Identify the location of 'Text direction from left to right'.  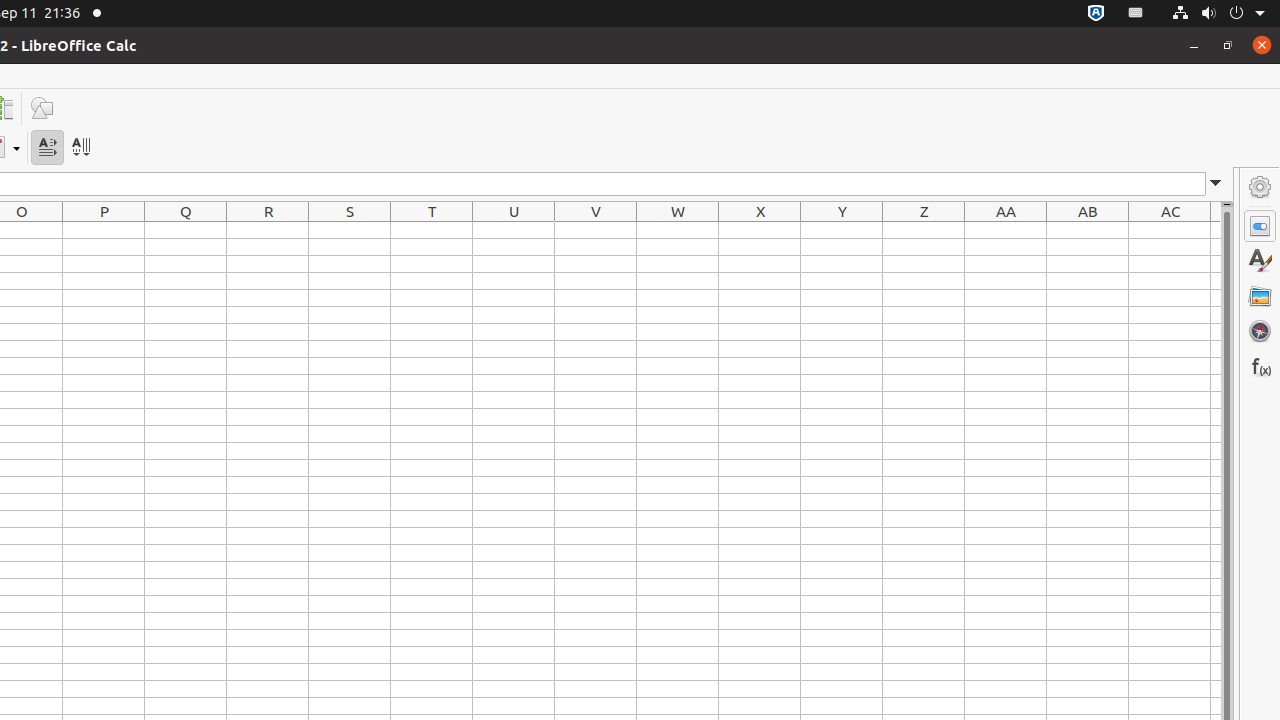
(47, 146).